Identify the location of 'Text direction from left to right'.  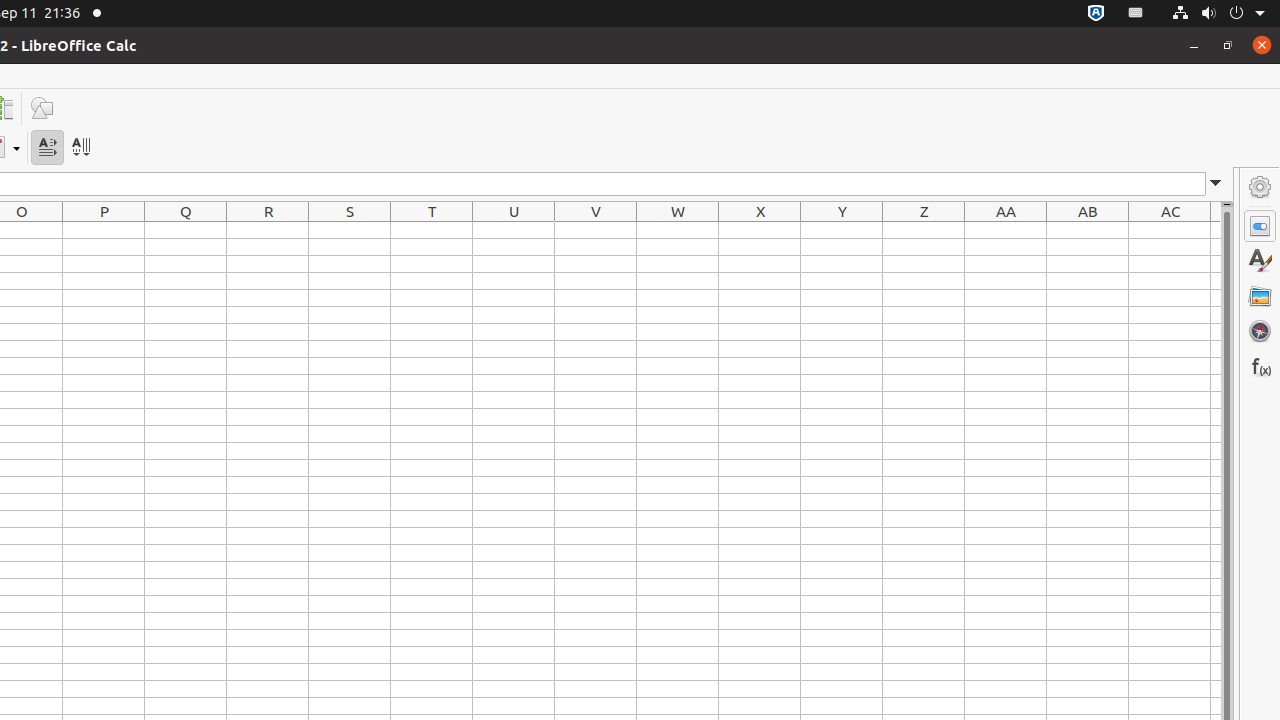
(47, 146).